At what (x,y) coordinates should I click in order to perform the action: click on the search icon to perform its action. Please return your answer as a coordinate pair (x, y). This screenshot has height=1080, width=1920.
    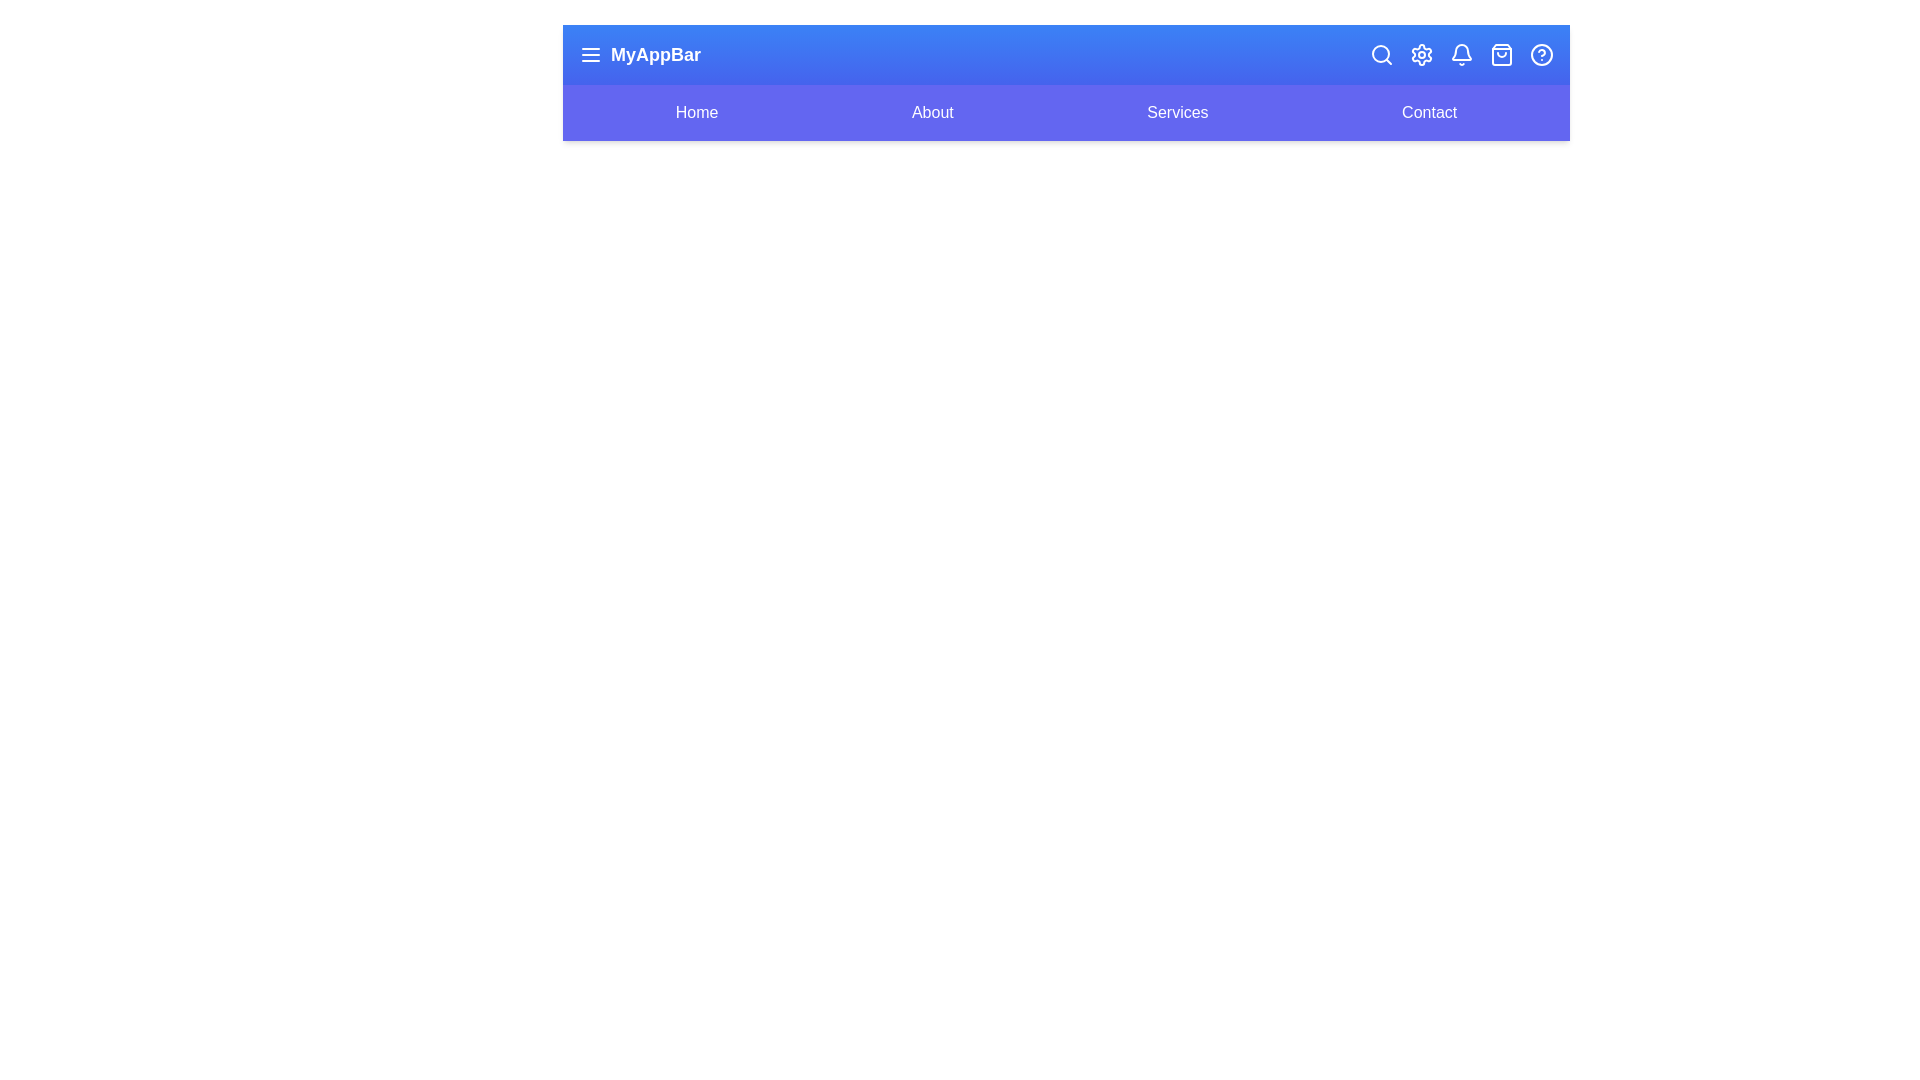
    Looking at the image, I should click on (1381, 53).